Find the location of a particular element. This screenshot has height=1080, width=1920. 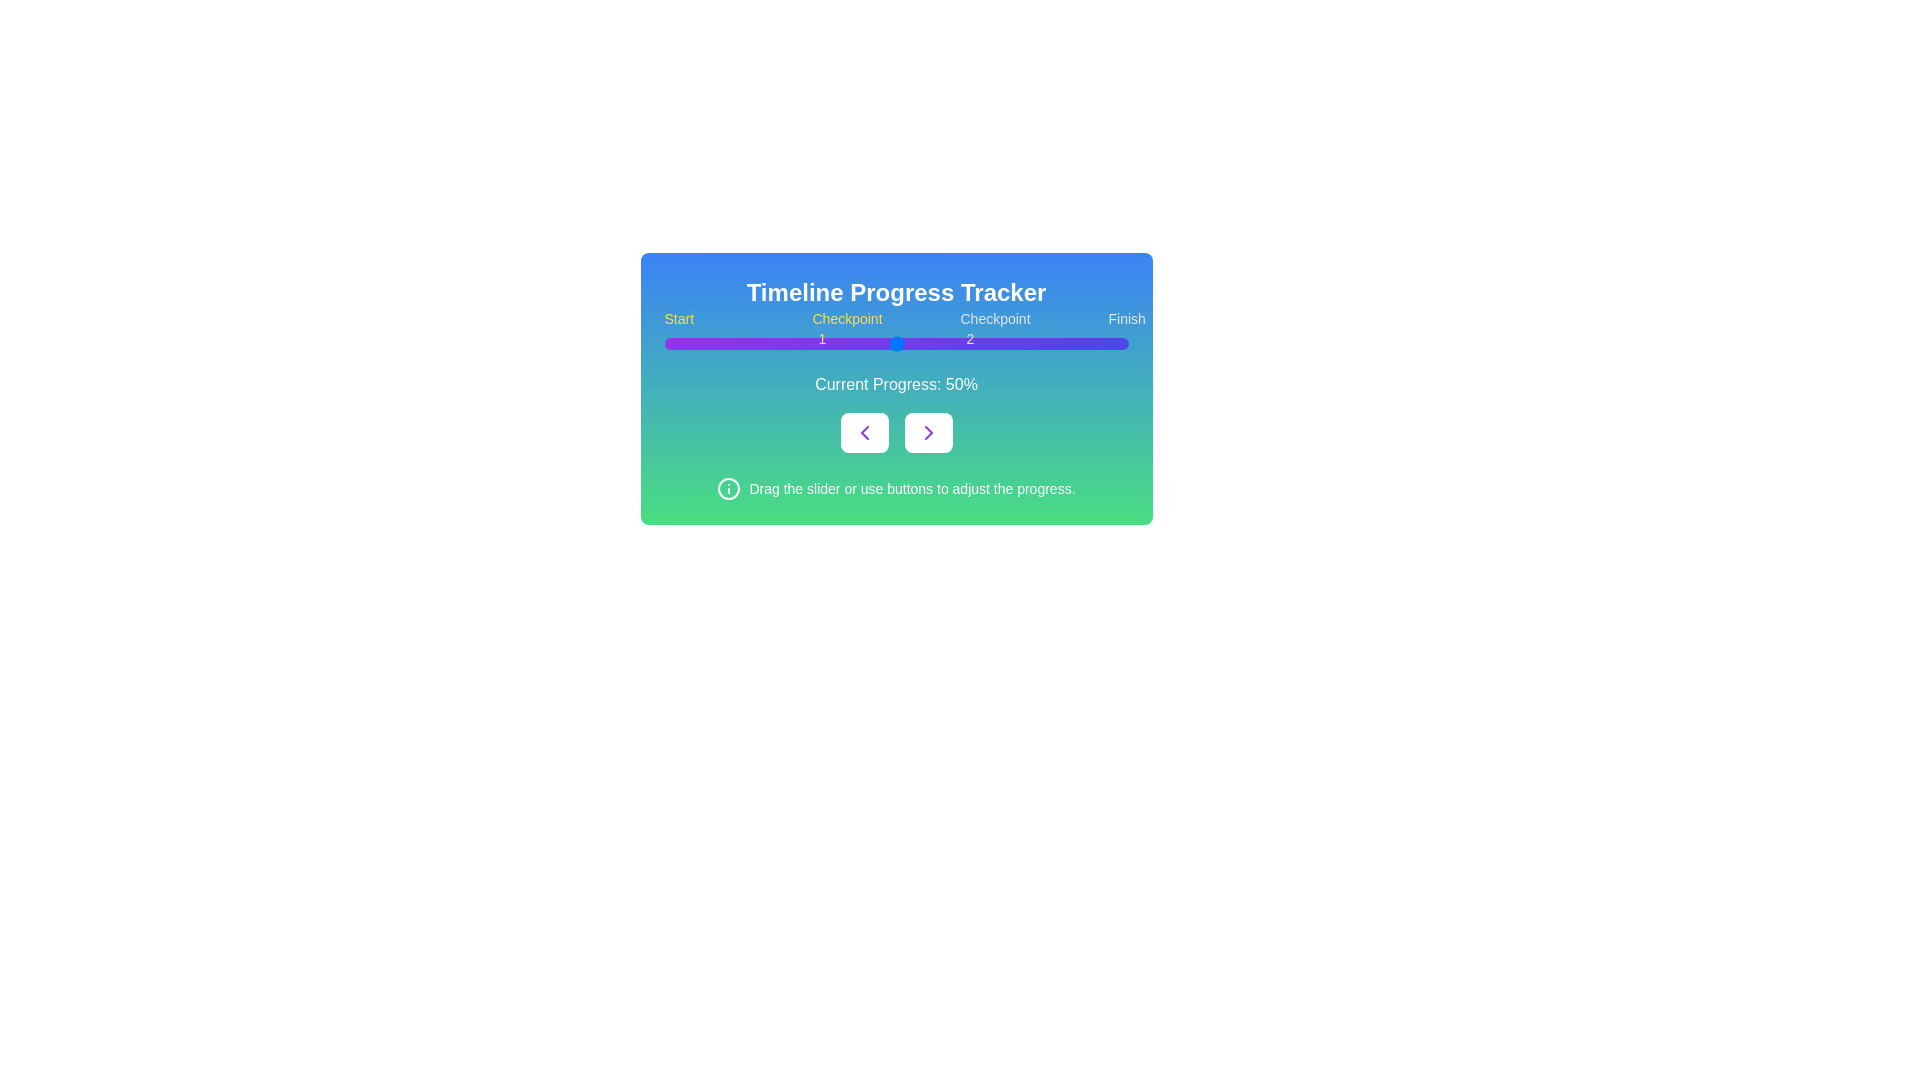

the progress is located at coordinates (710, 342).